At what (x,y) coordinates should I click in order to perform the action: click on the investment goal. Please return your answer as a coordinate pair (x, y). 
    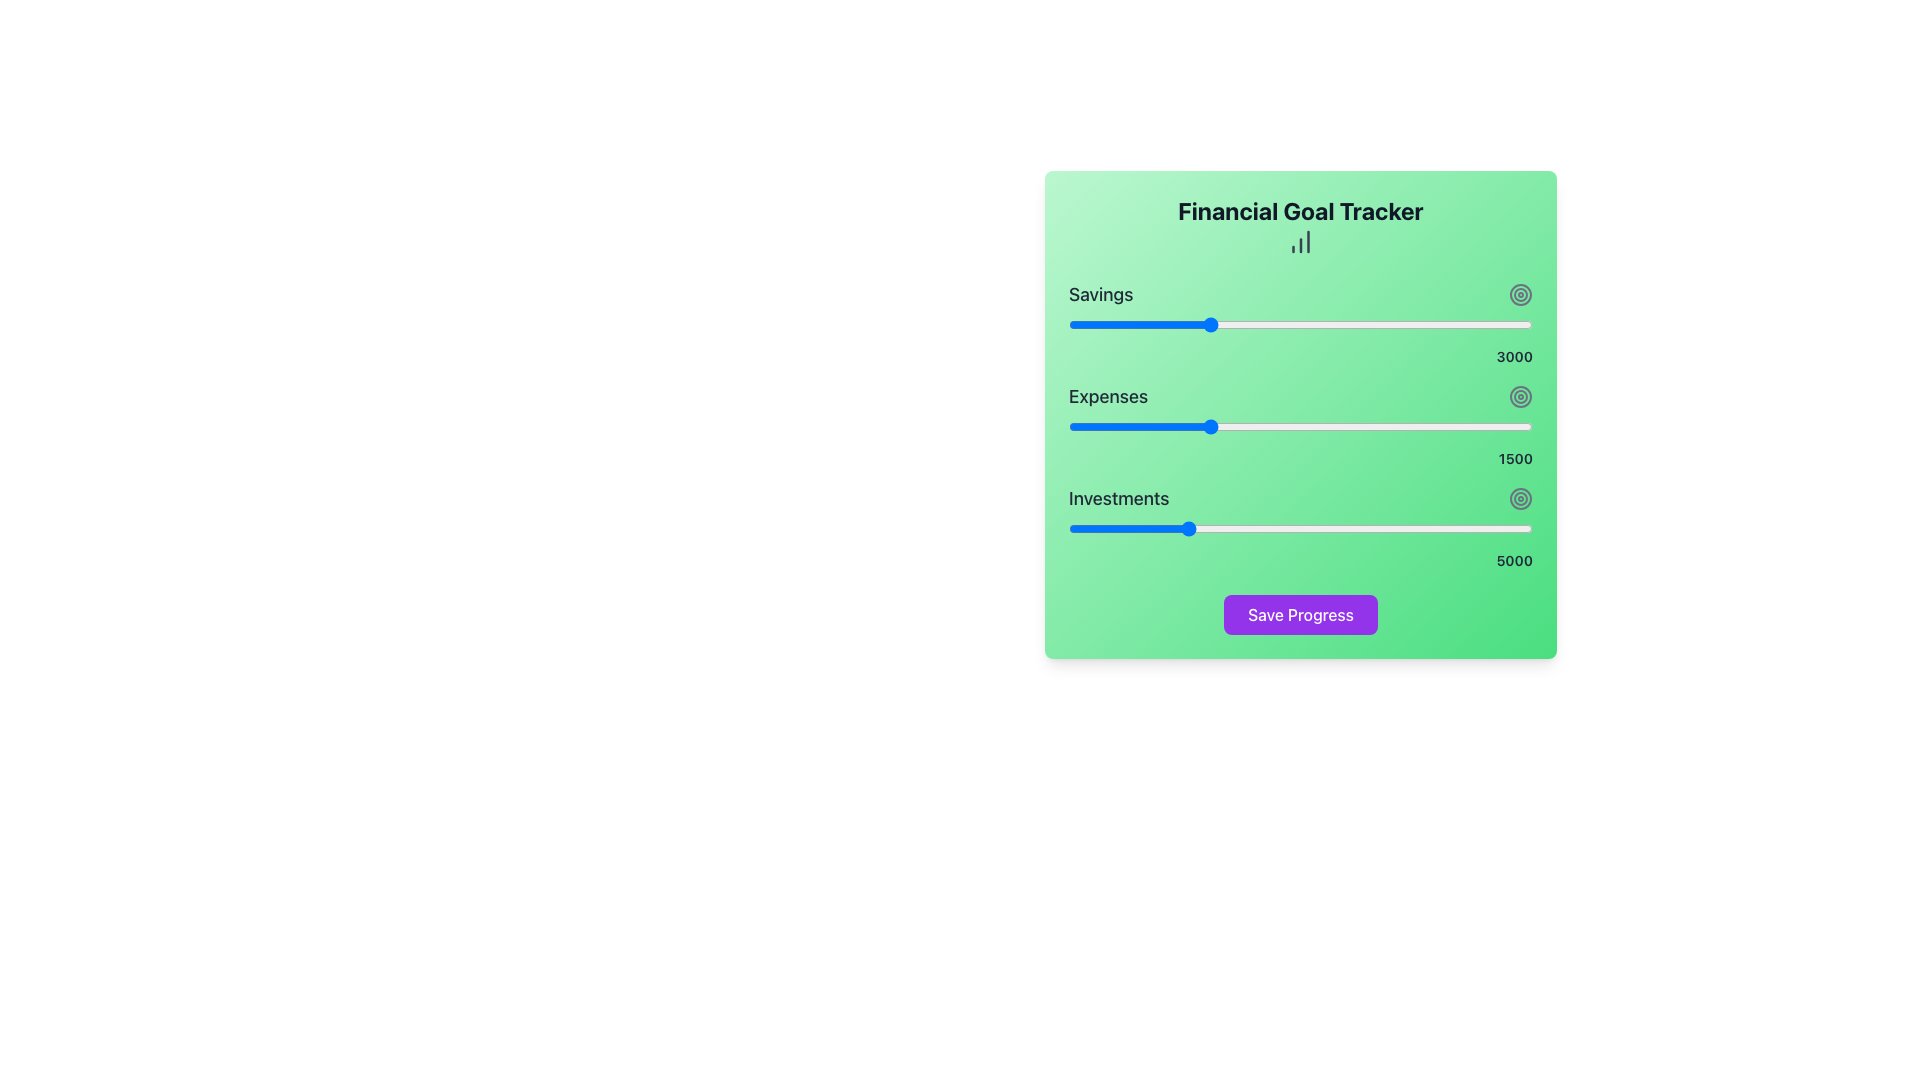
    Looking at the image, I should click on (1477, 527).